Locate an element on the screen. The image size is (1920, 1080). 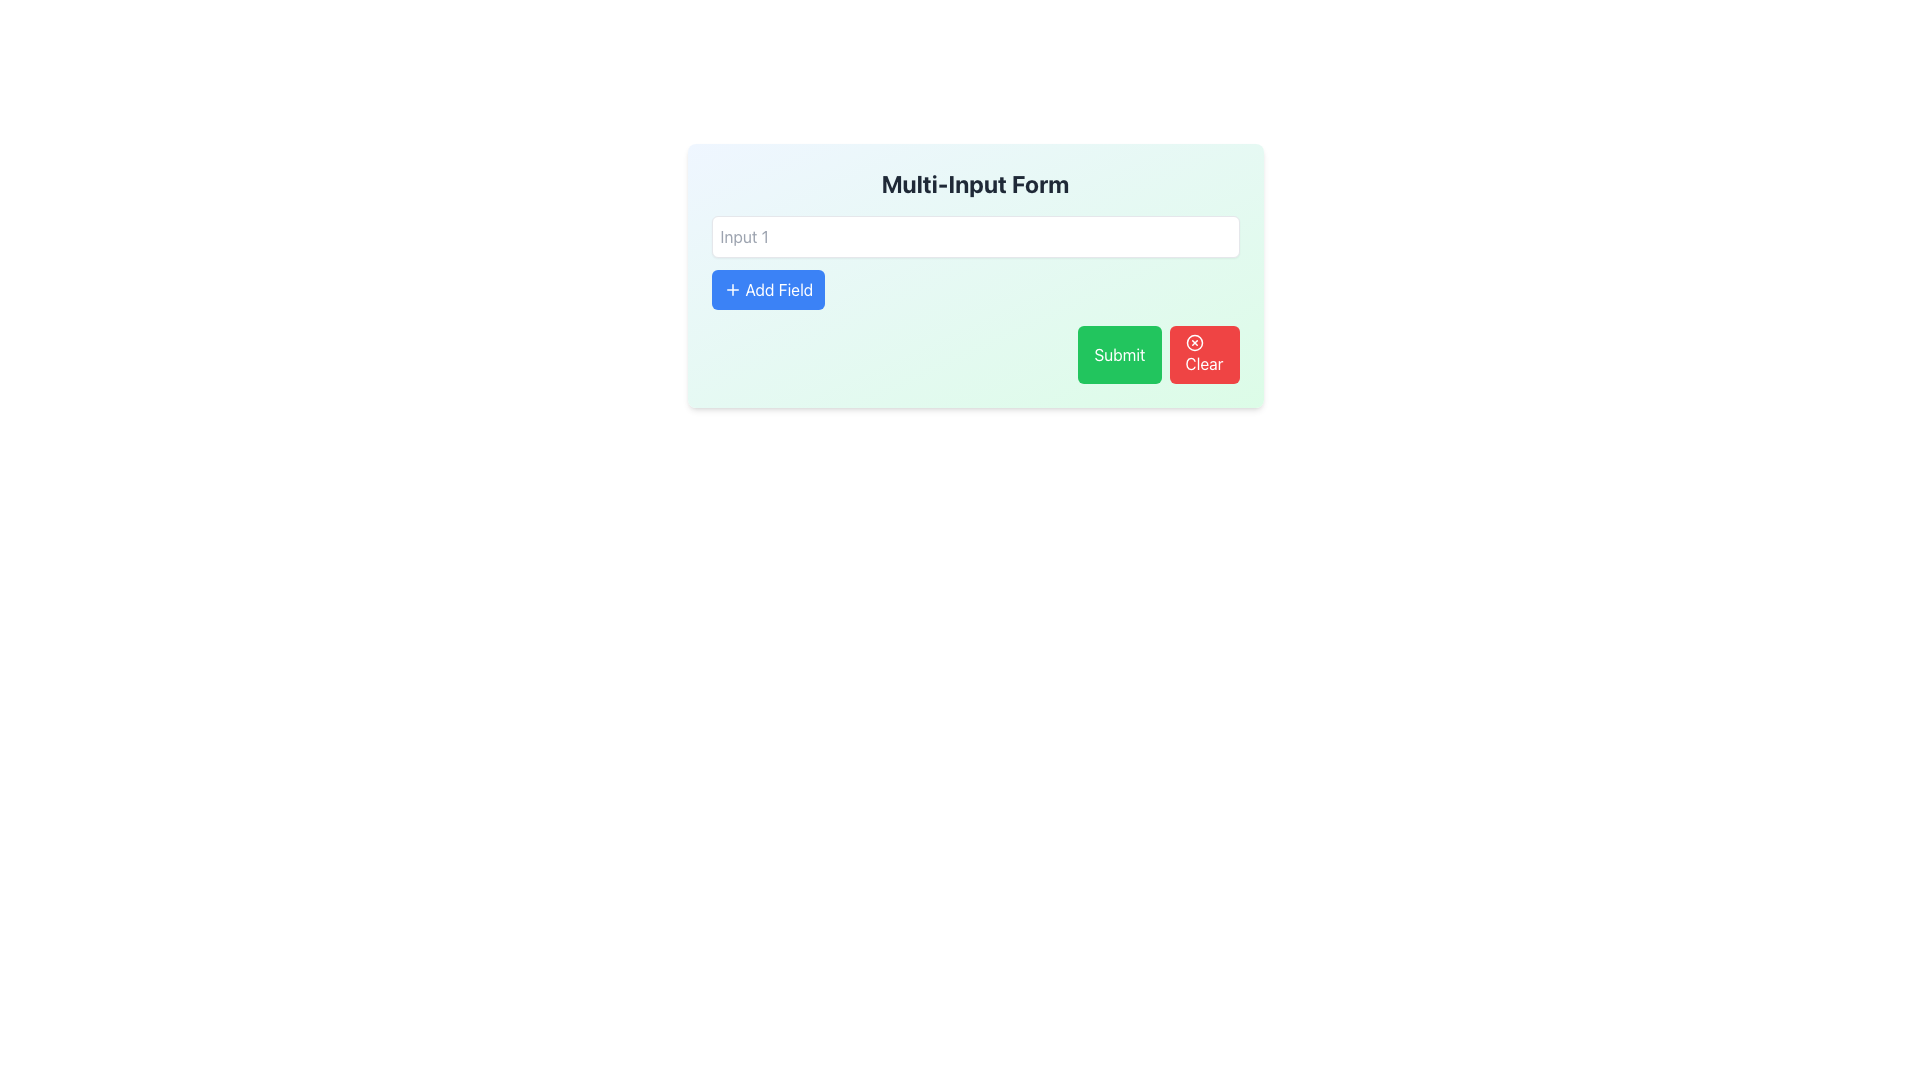
the red 'Clear' button located at the bottom-right of the form is located at coordinates (1203, 353).